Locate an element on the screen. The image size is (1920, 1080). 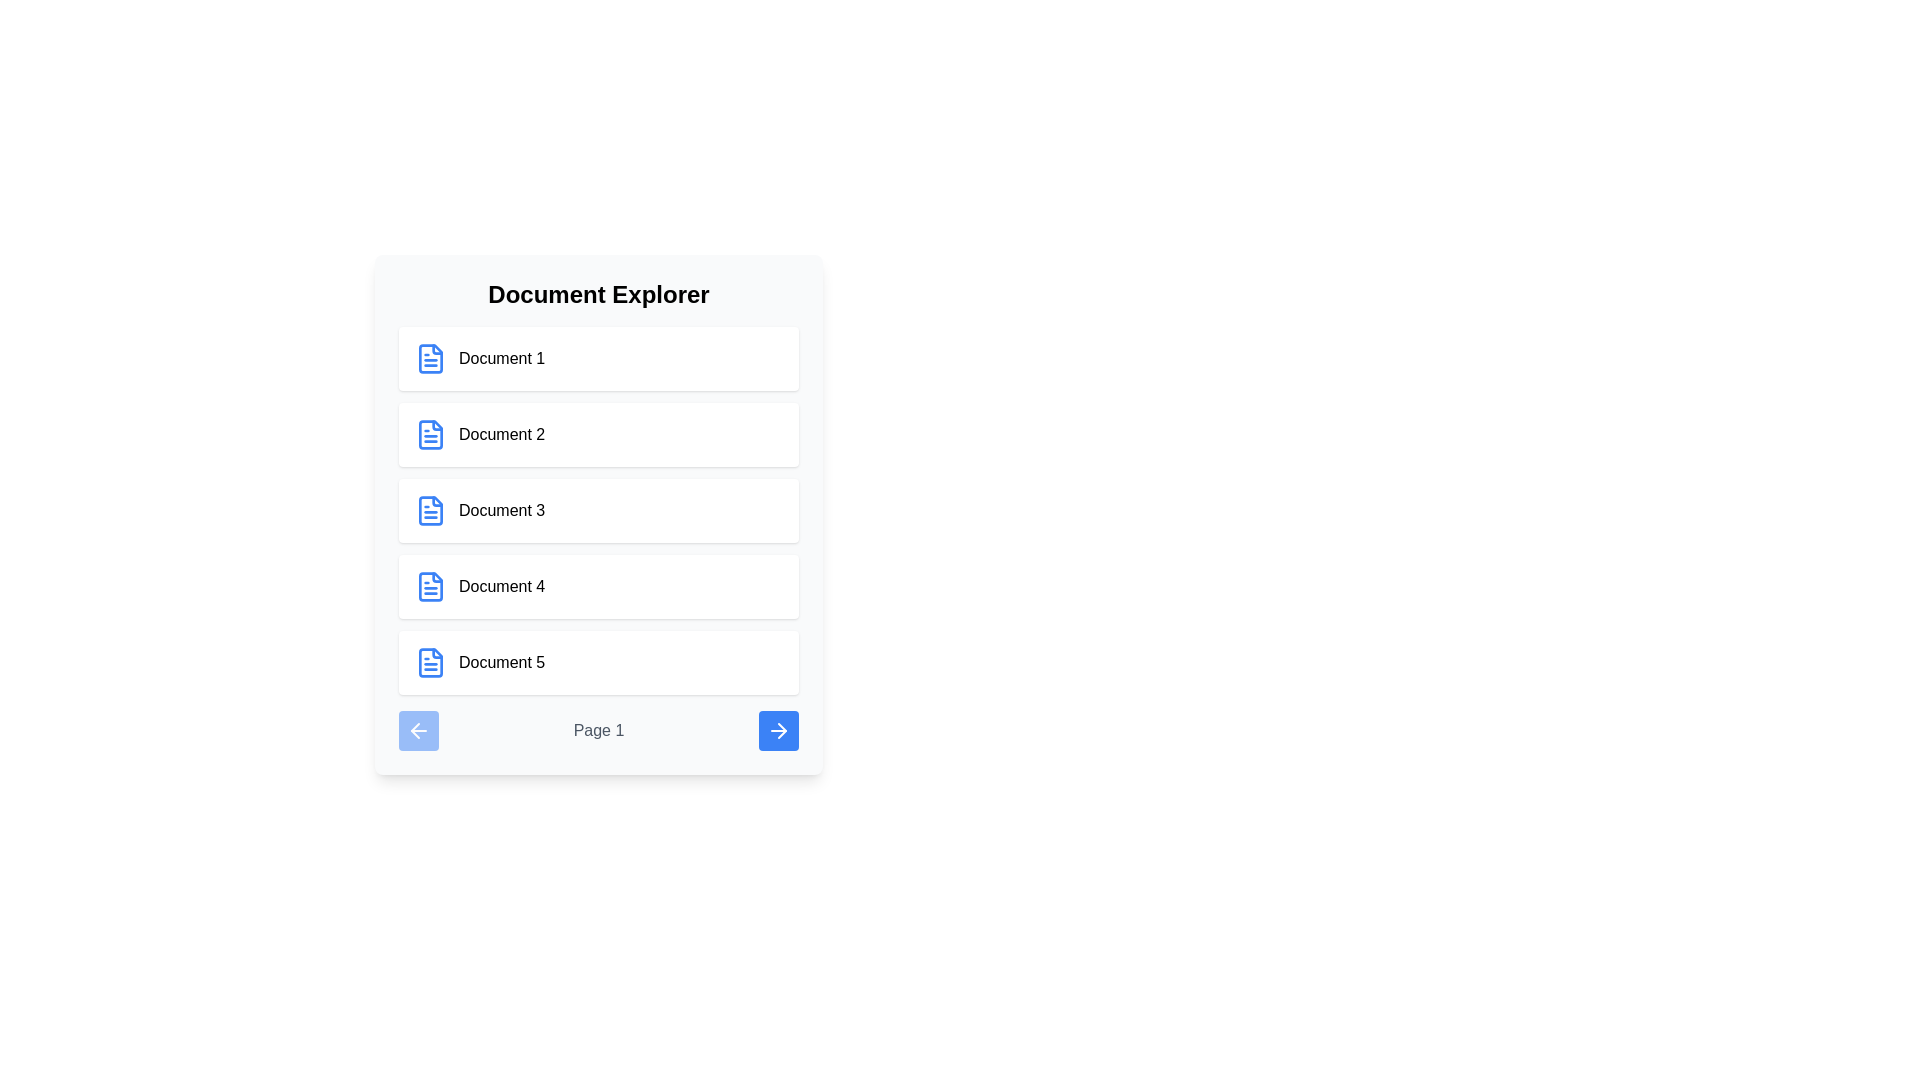
the navigation button located at the bottom-left corner of the pagination controls is located at coordinates (417, 731).